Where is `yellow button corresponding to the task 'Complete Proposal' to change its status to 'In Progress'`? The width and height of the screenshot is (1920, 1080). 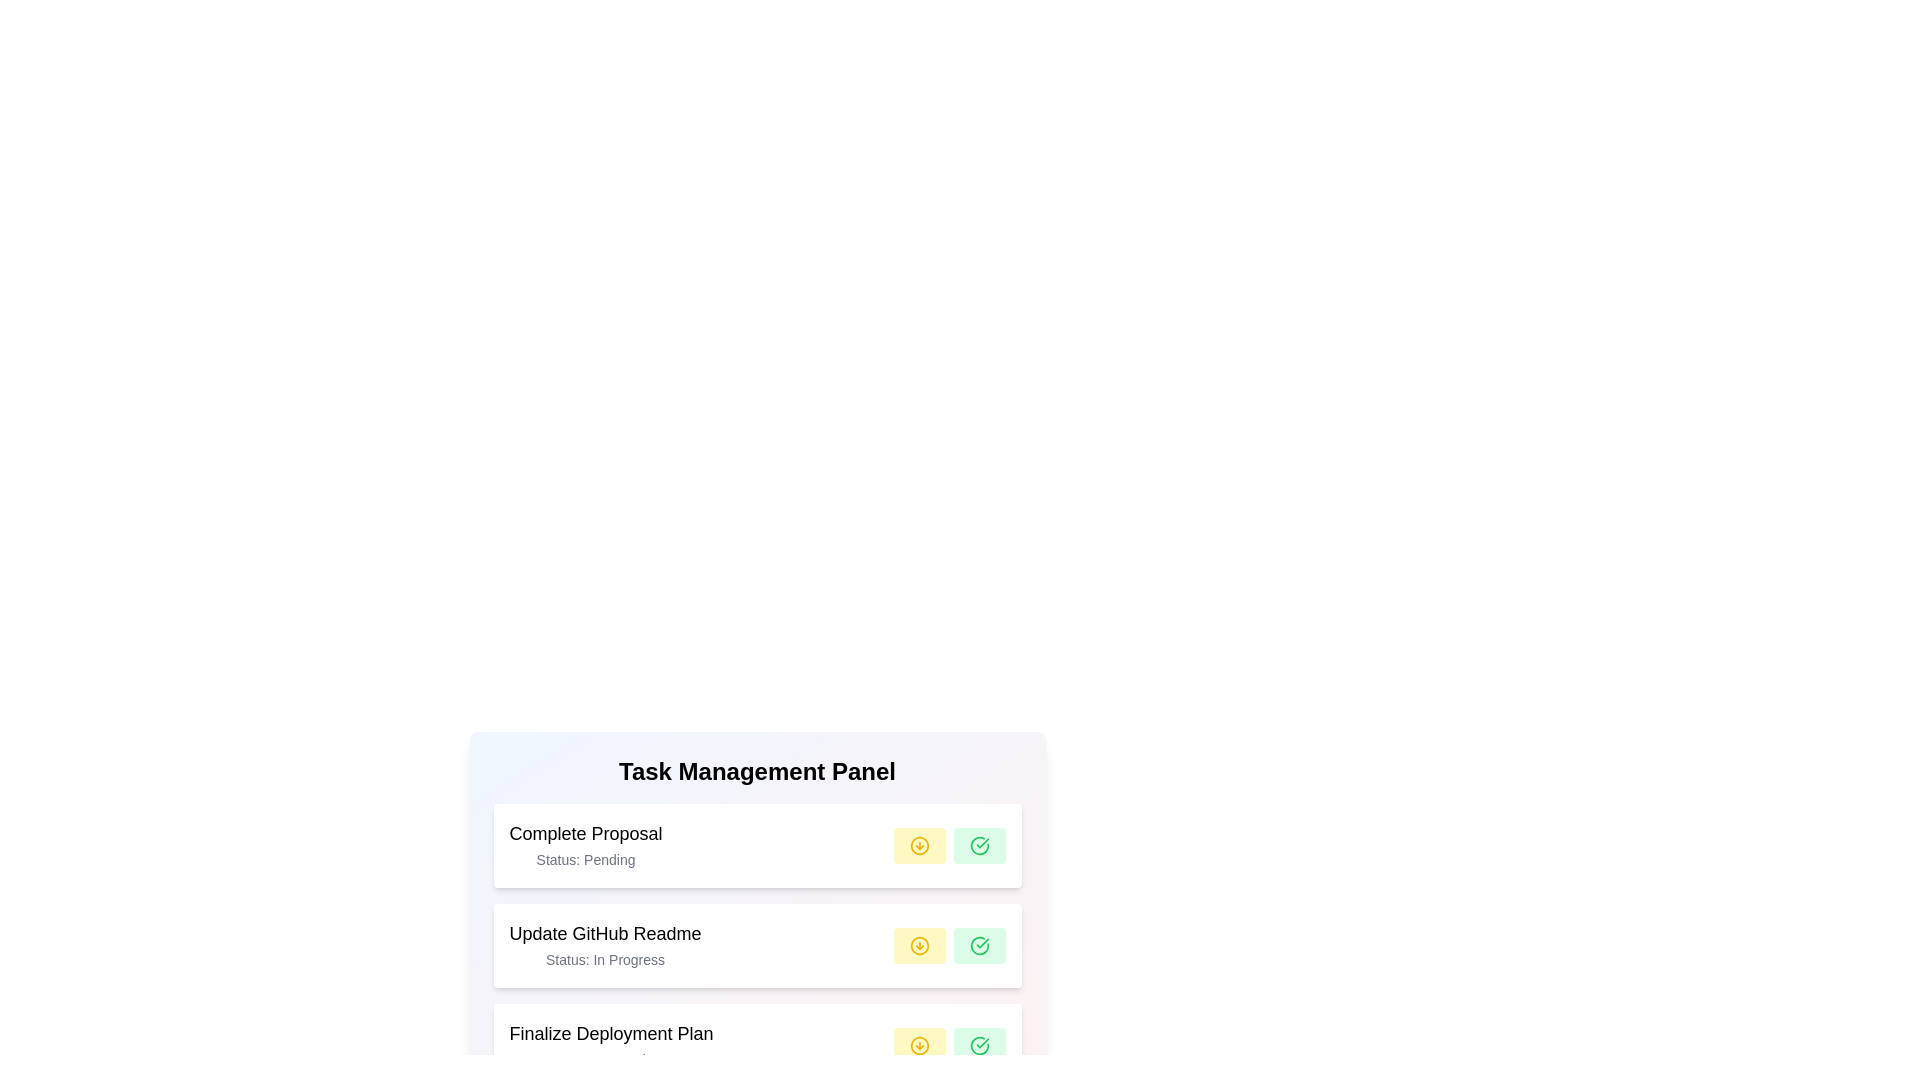 yellow button corresponding to the task 'Complete Proposal' to change its status to 'In Progress' is located at coordinates (918, 845).